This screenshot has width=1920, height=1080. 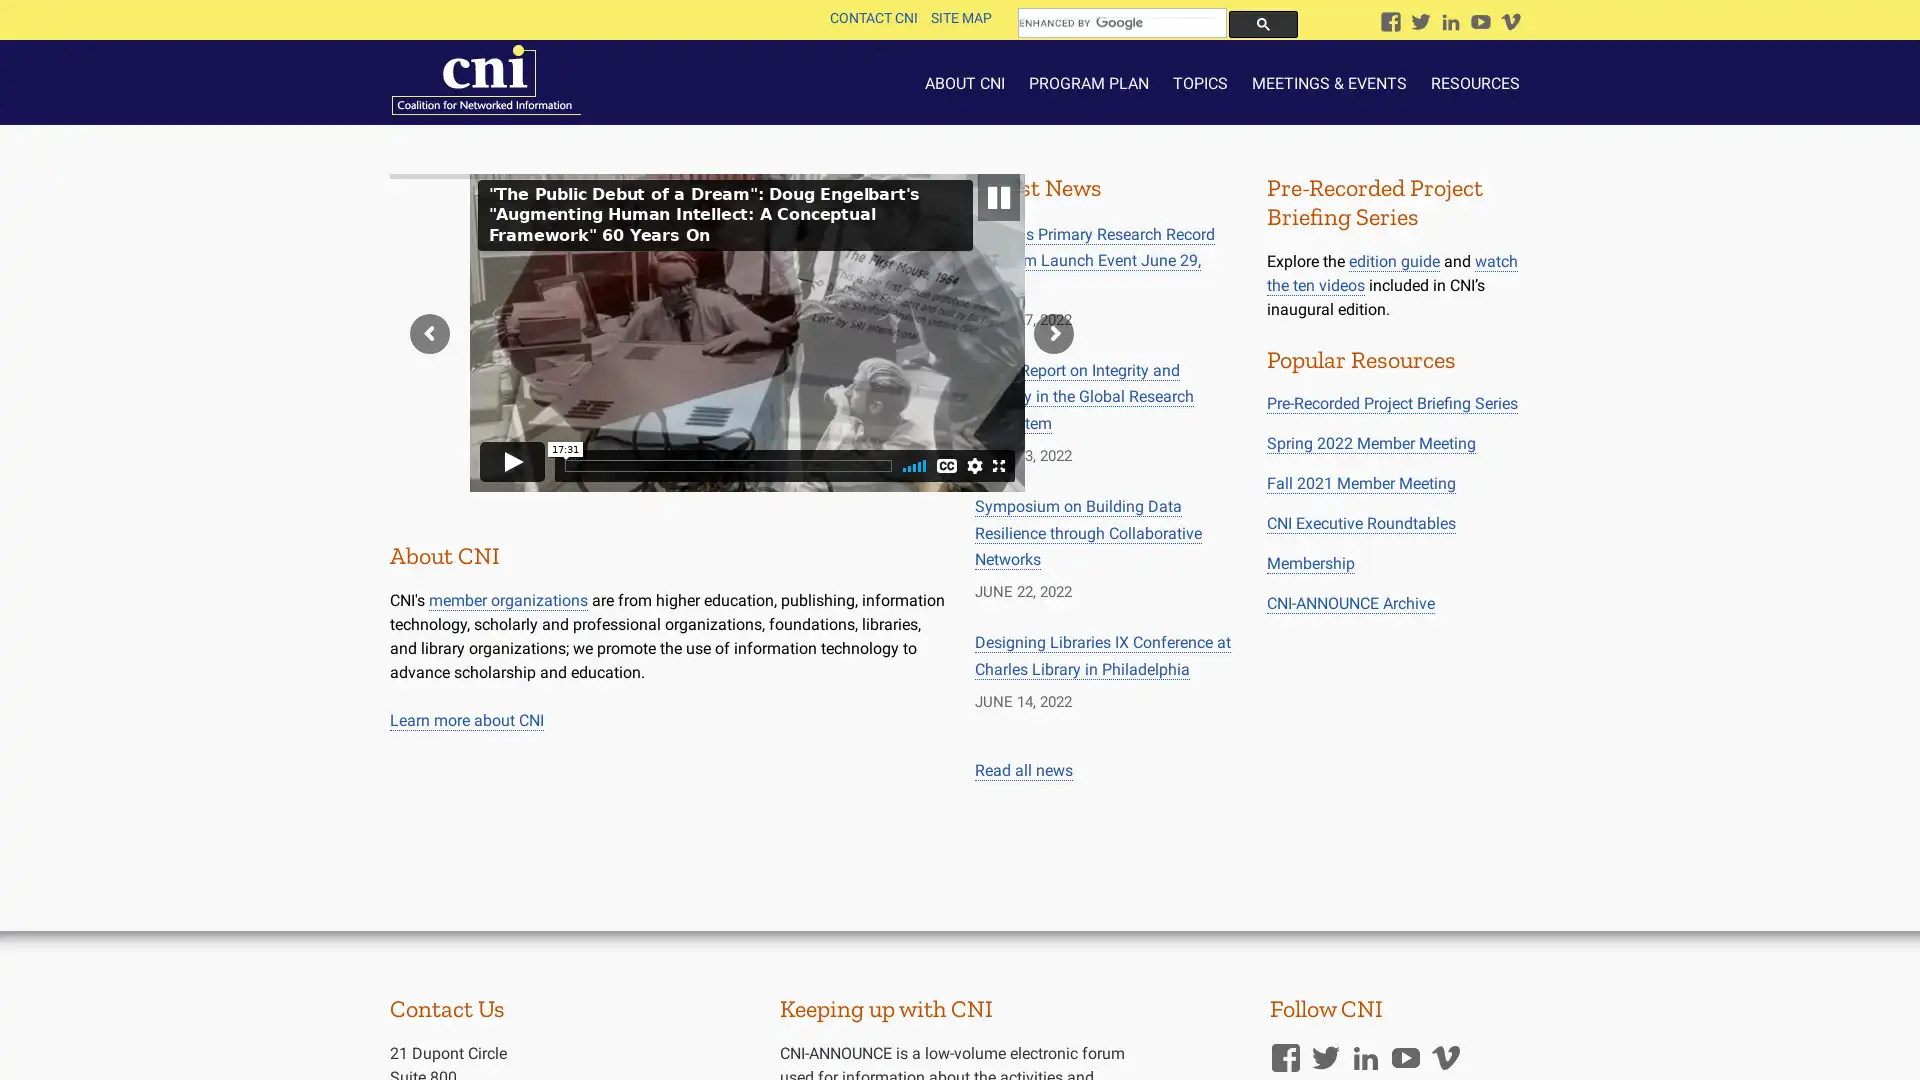 I want to click on search, so click(x=1262, y=23).